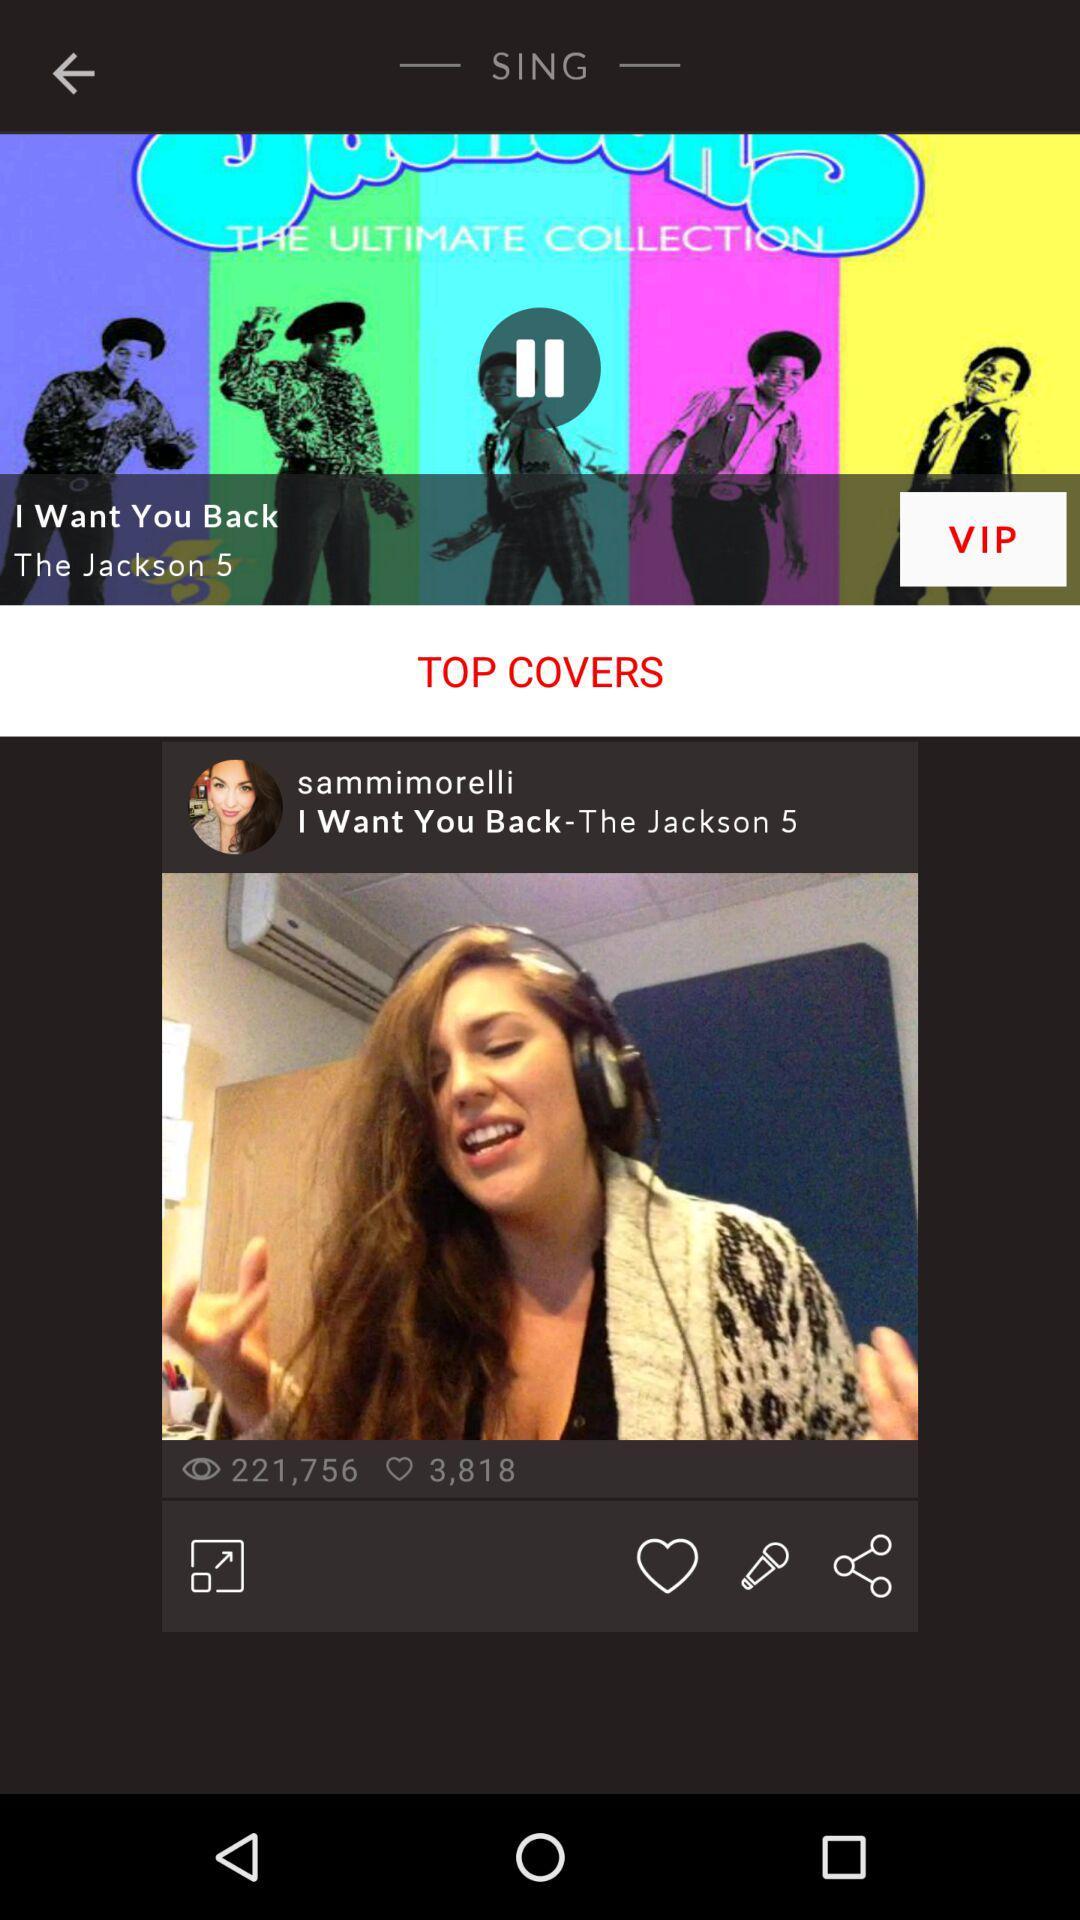  I want to click on sammimorelli, so click(405, 780).